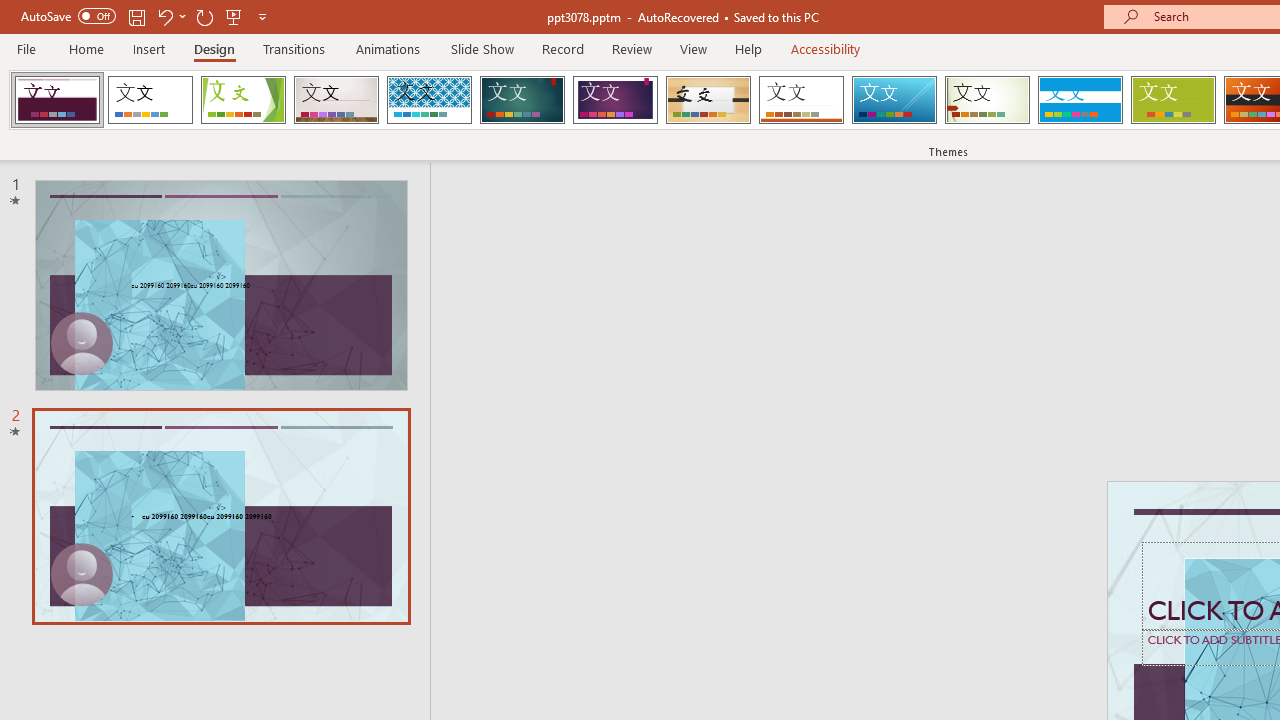 The image size is (1280, 720). I want to click on 'Retrospect', so click(801, 100).